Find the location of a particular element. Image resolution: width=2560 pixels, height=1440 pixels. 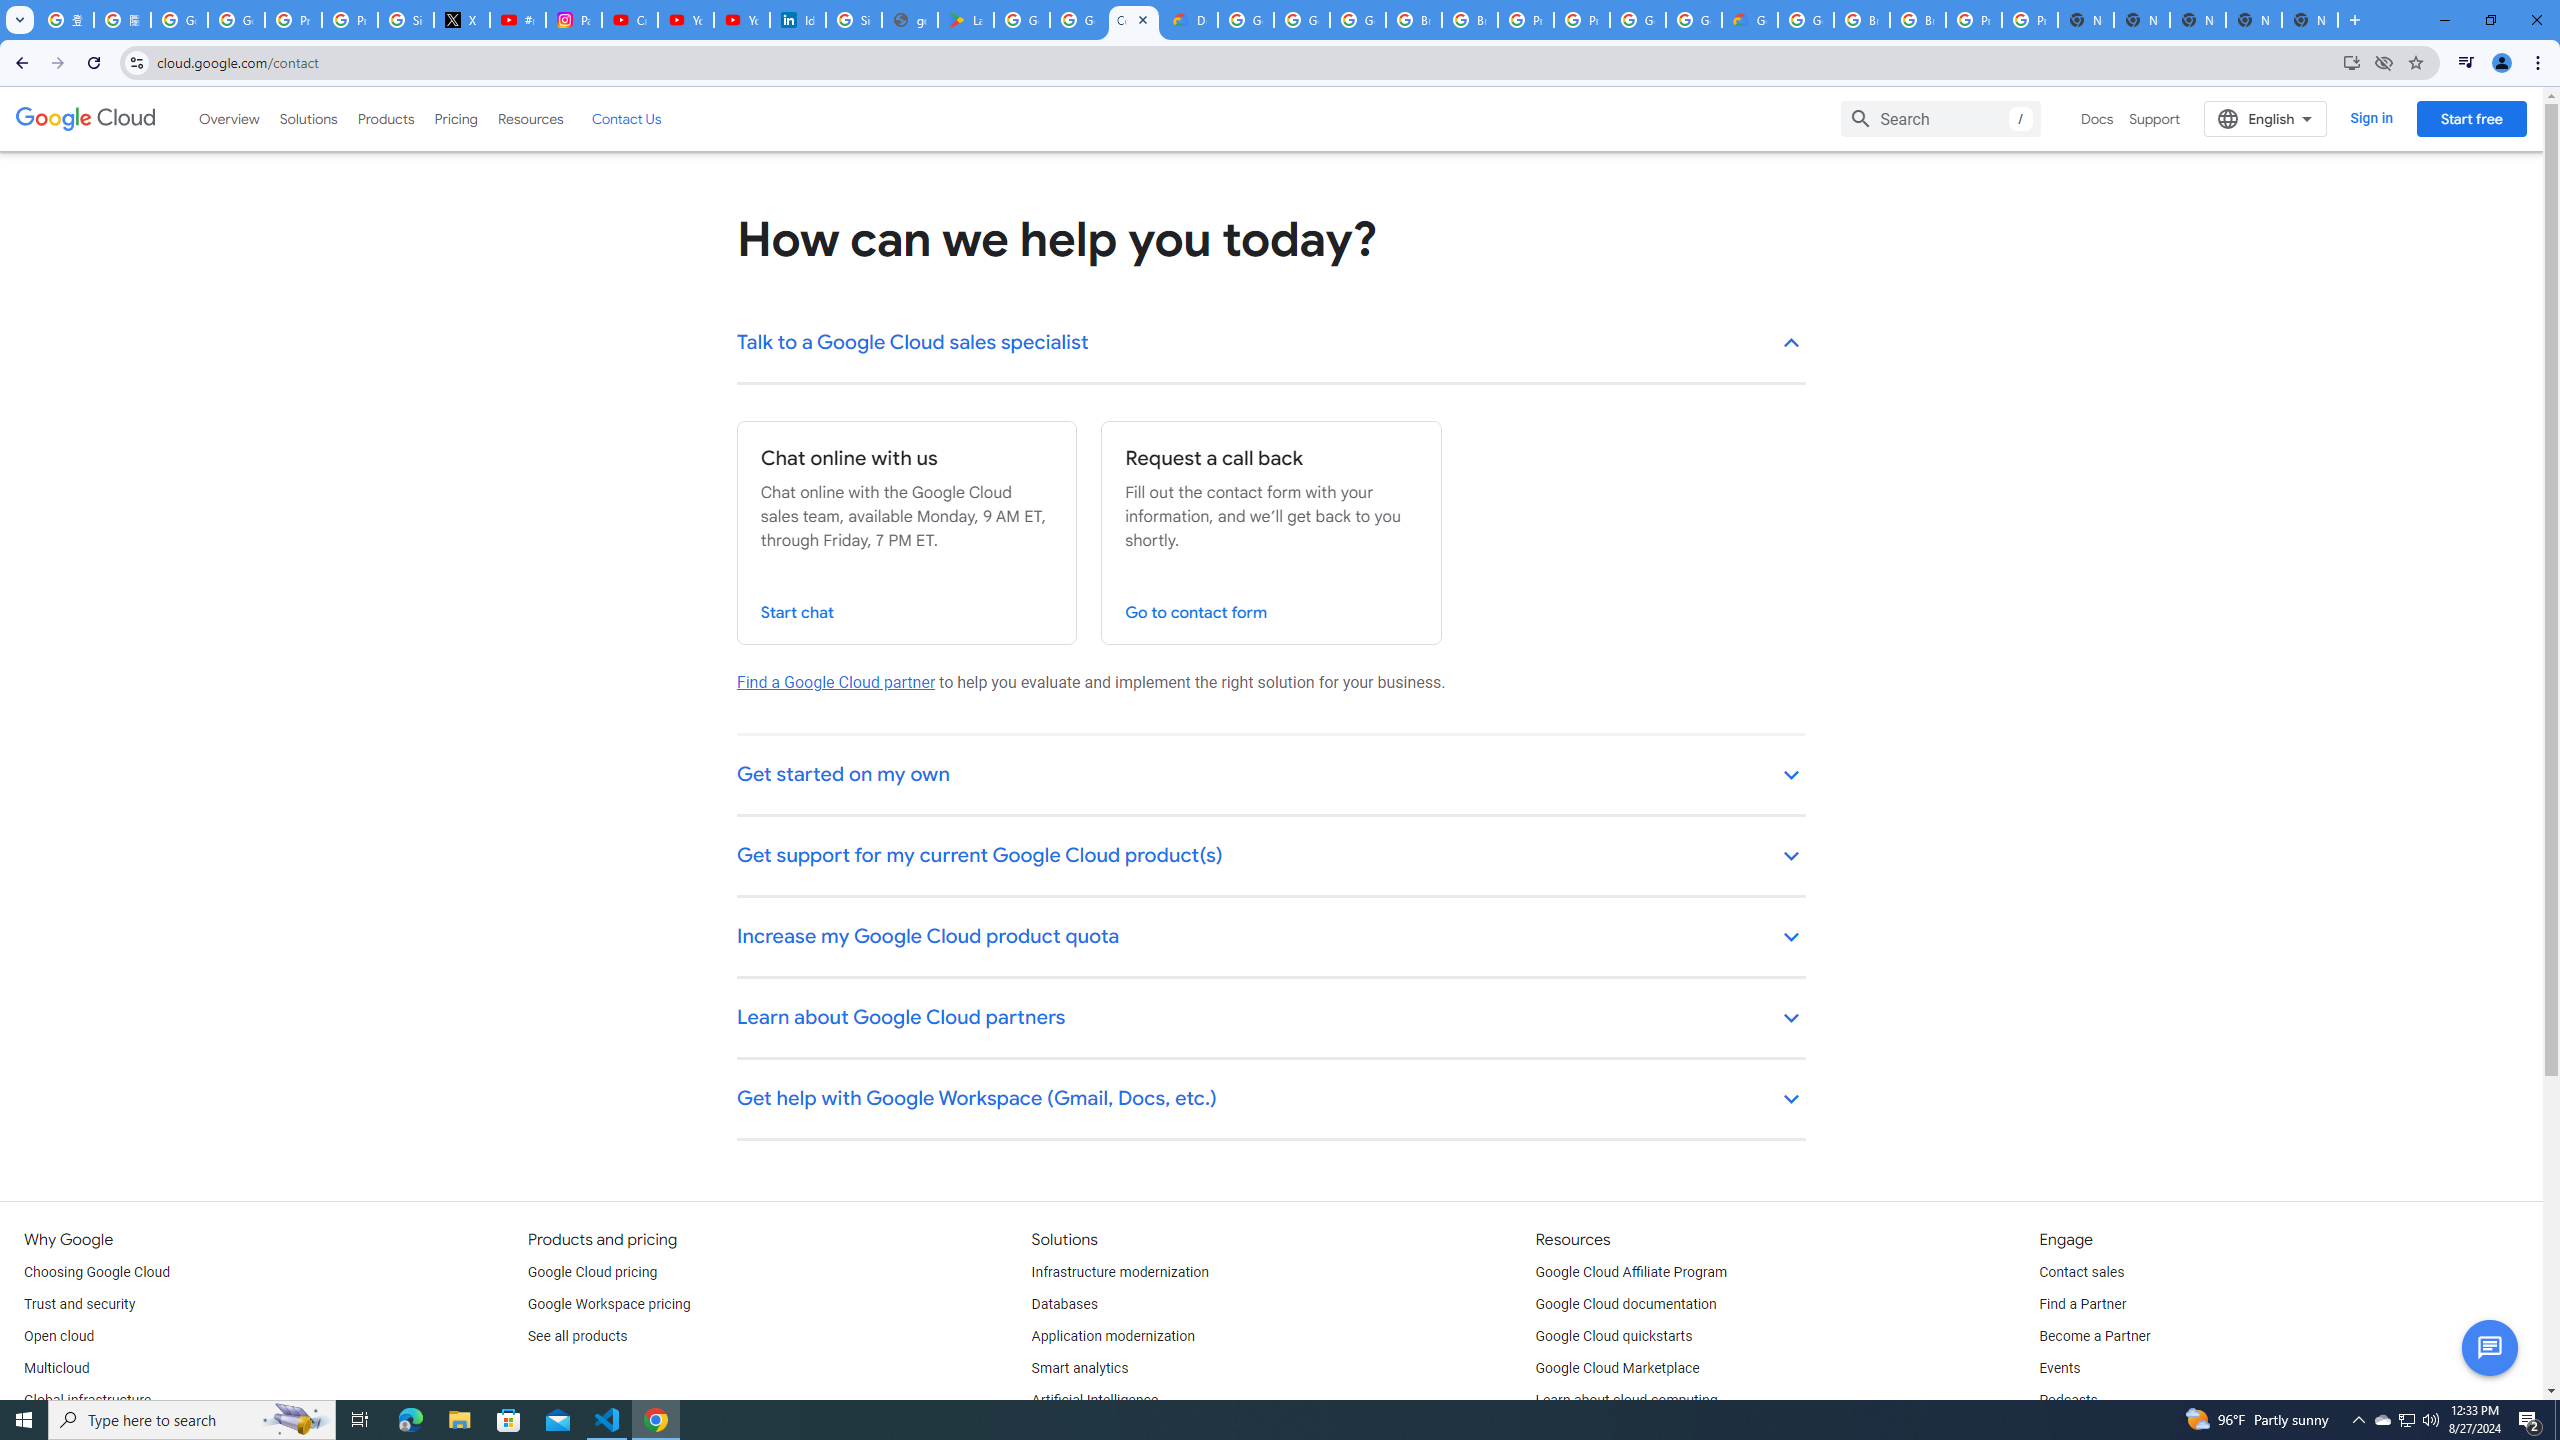

'Google Cloud' is located at coordinates (85, 118).